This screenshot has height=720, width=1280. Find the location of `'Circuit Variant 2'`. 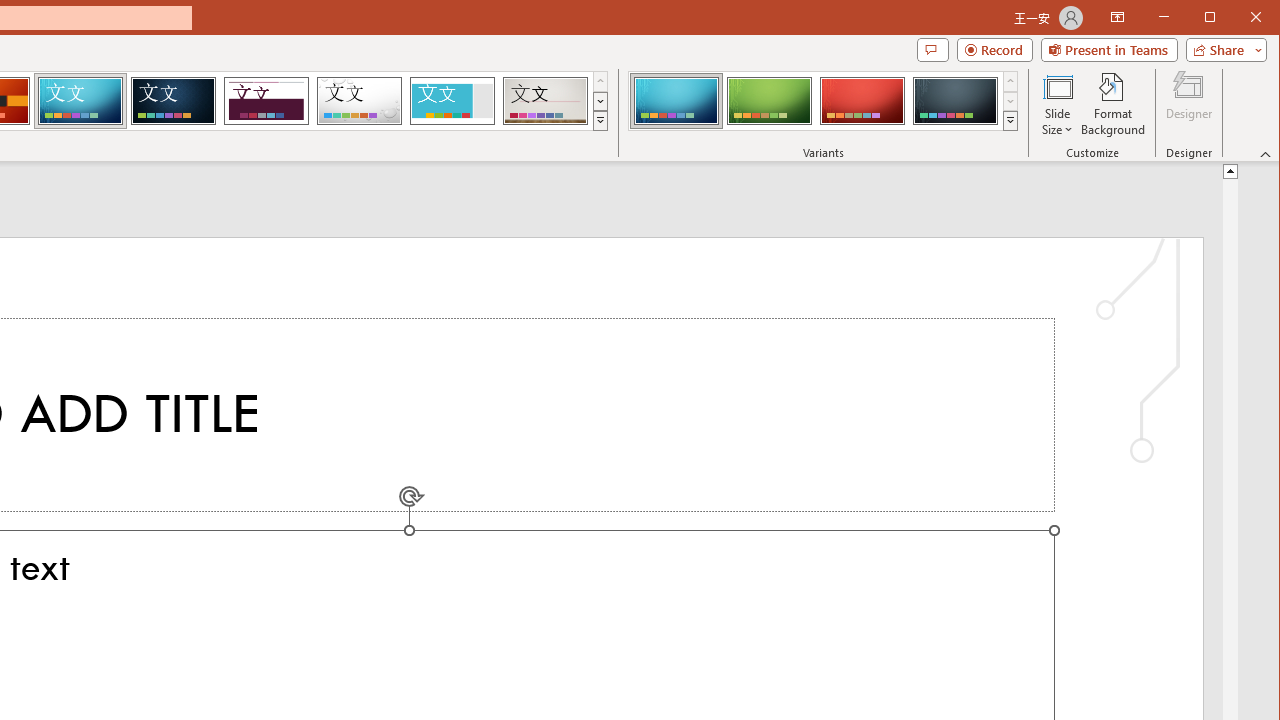

'Circuit Variant 2' is located at coordinates (768, 100).